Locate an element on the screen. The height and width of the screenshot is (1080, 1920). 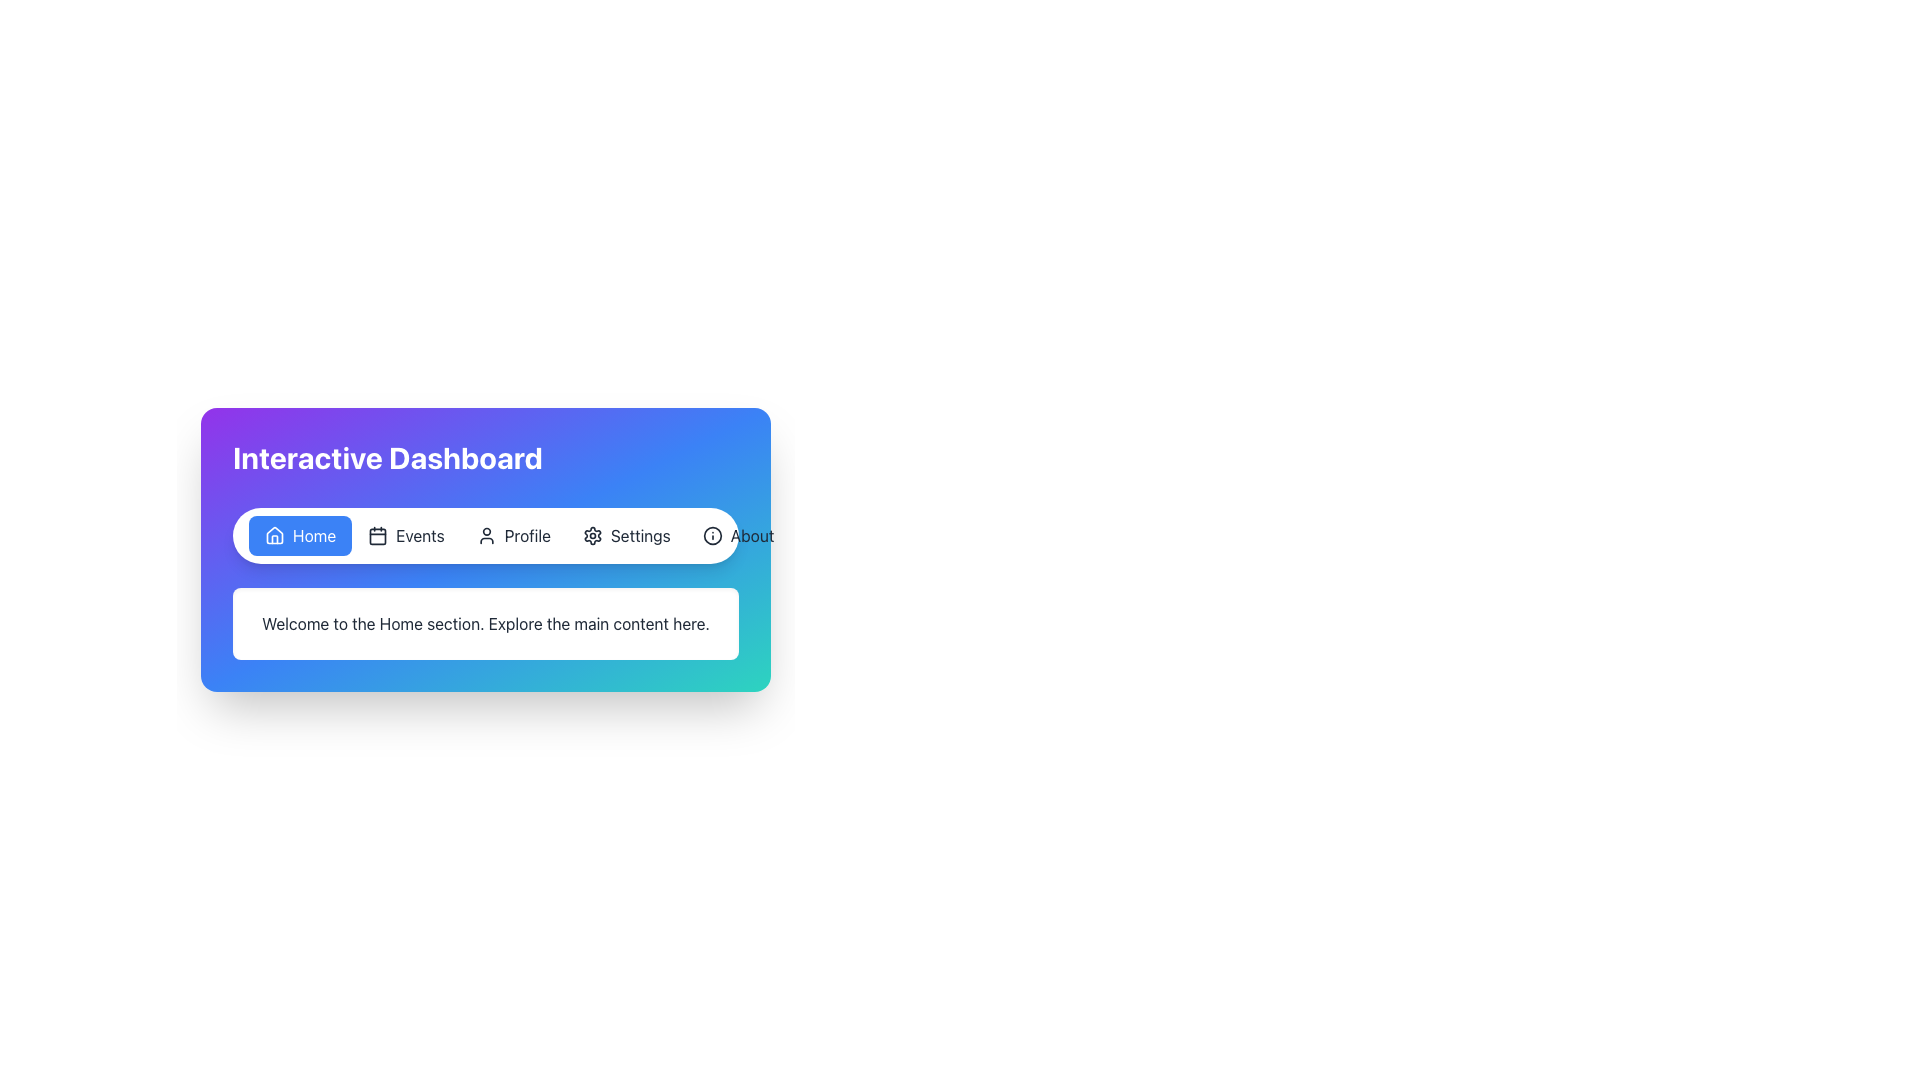
the small circular information icon with a thin stroke outline located to the left of the 'About' button in the navigation bar is located at coordinates (712, 535).